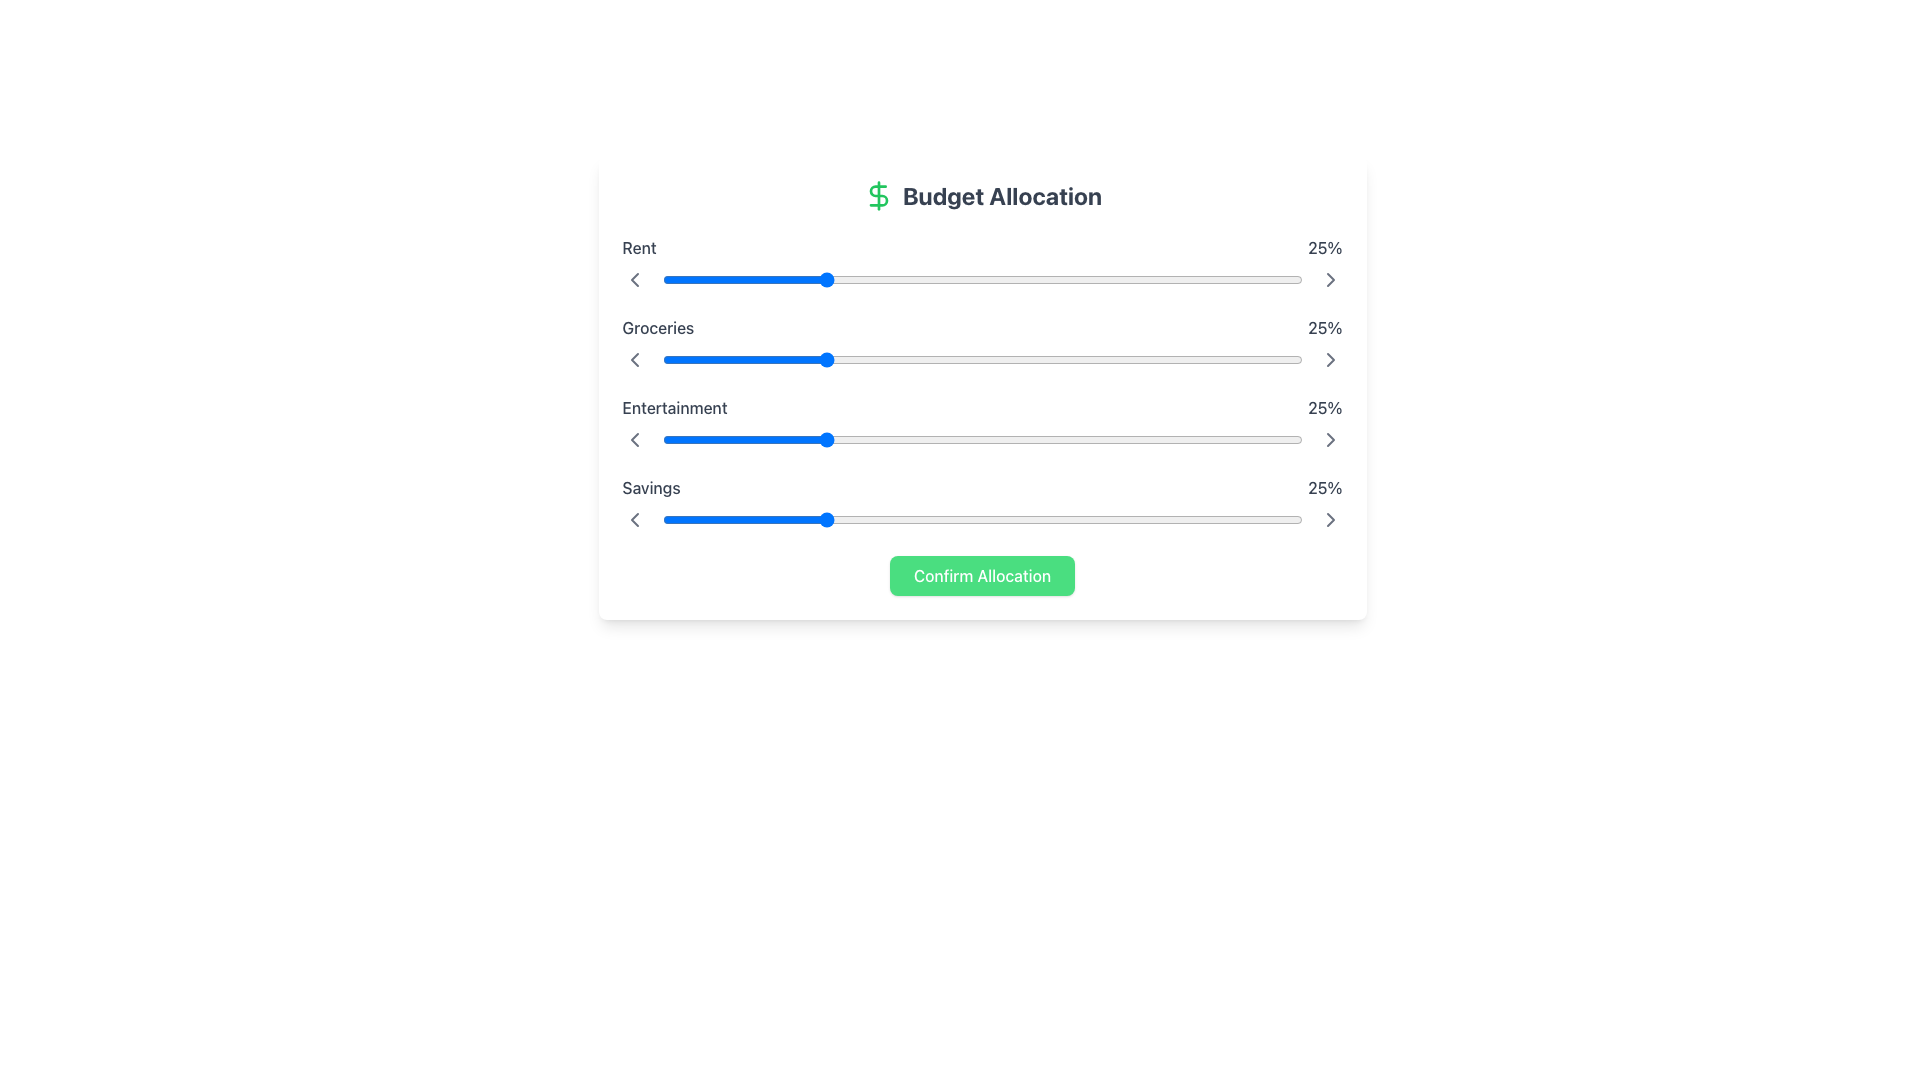 Image resolution: width=1920 pixels, height=1080 pixels. Describe the element at coordinates (867, 358) in the screenshot. I see `the groceries allocation percentage` at that location.